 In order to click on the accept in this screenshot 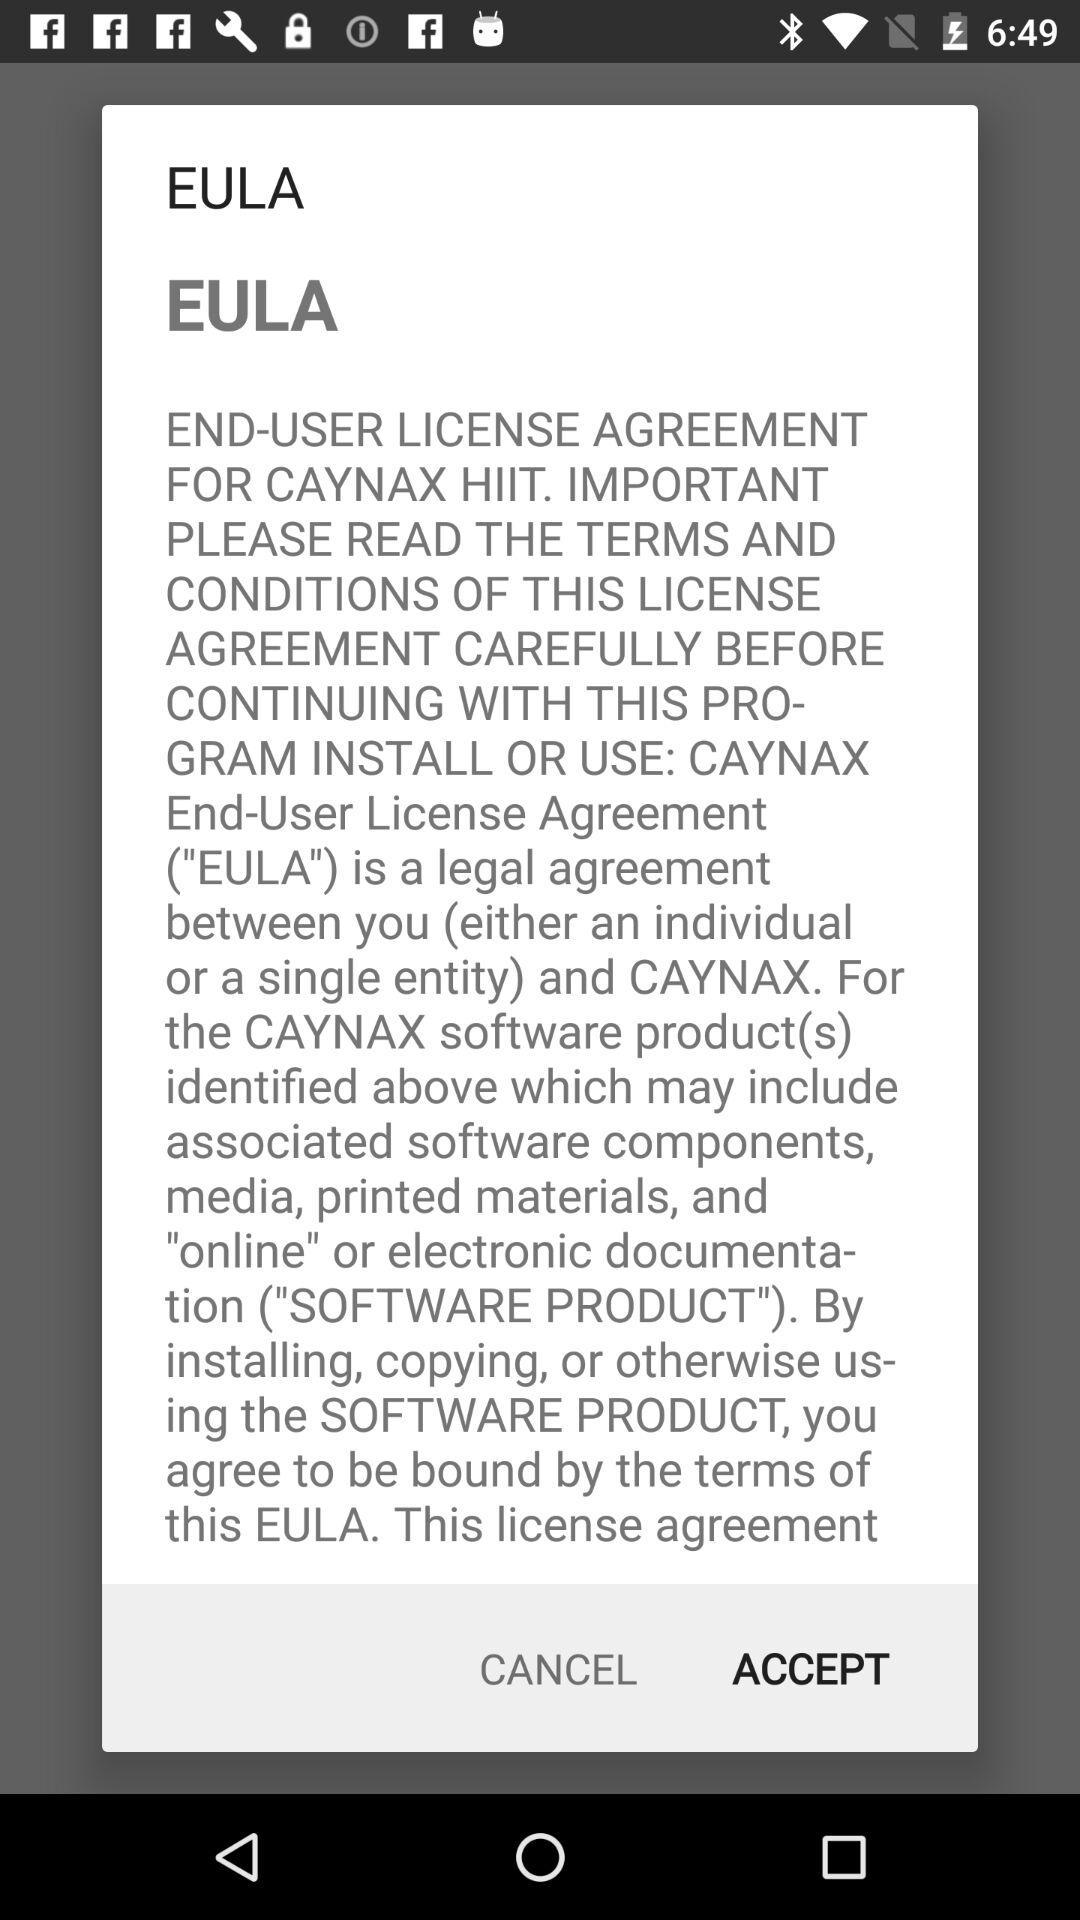, I will do `click(810, 1668)`.